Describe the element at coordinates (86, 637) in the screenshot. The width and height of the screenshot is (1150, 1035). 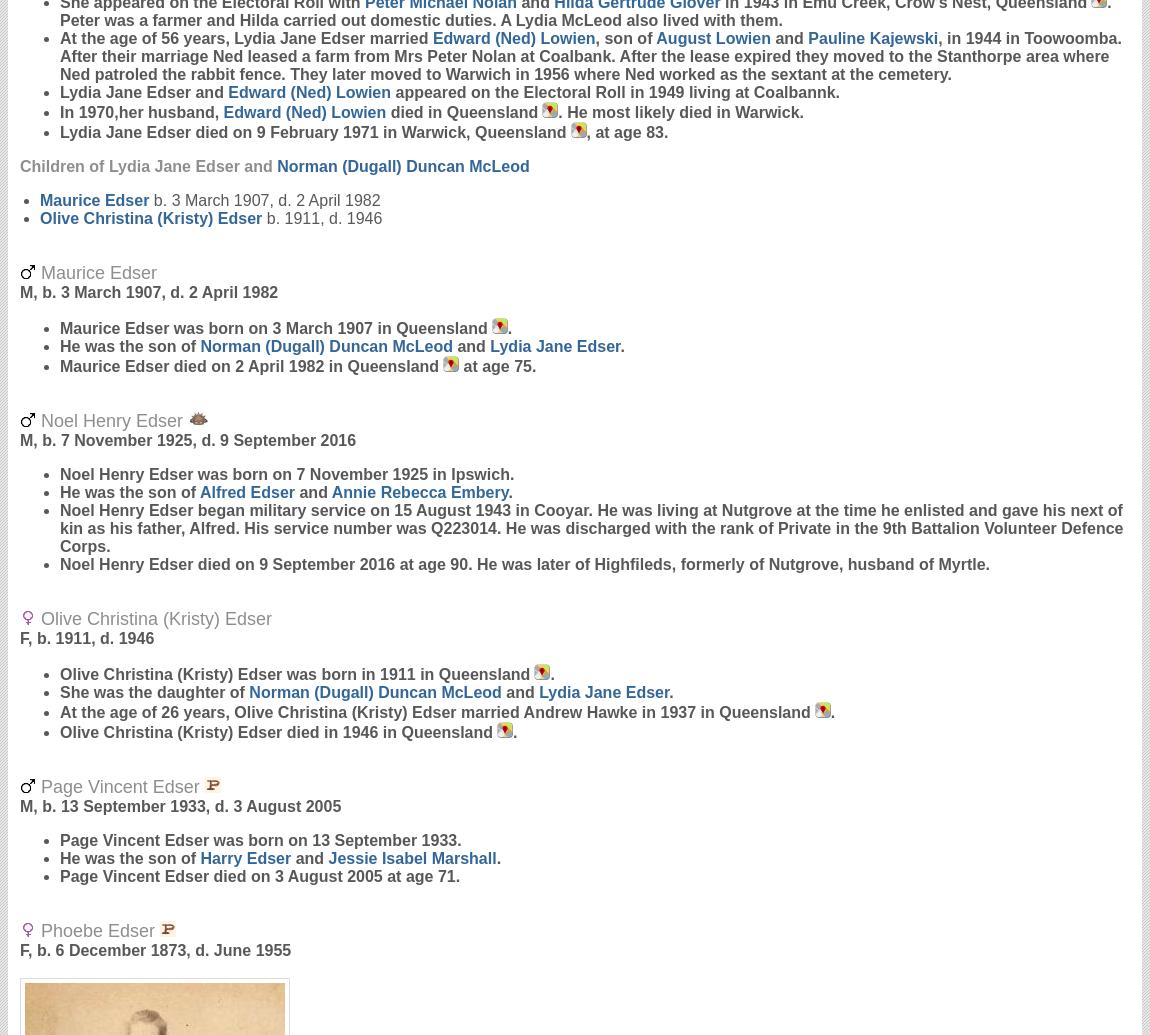
I see `'F, b. 1911, d. 1946'` at that location.